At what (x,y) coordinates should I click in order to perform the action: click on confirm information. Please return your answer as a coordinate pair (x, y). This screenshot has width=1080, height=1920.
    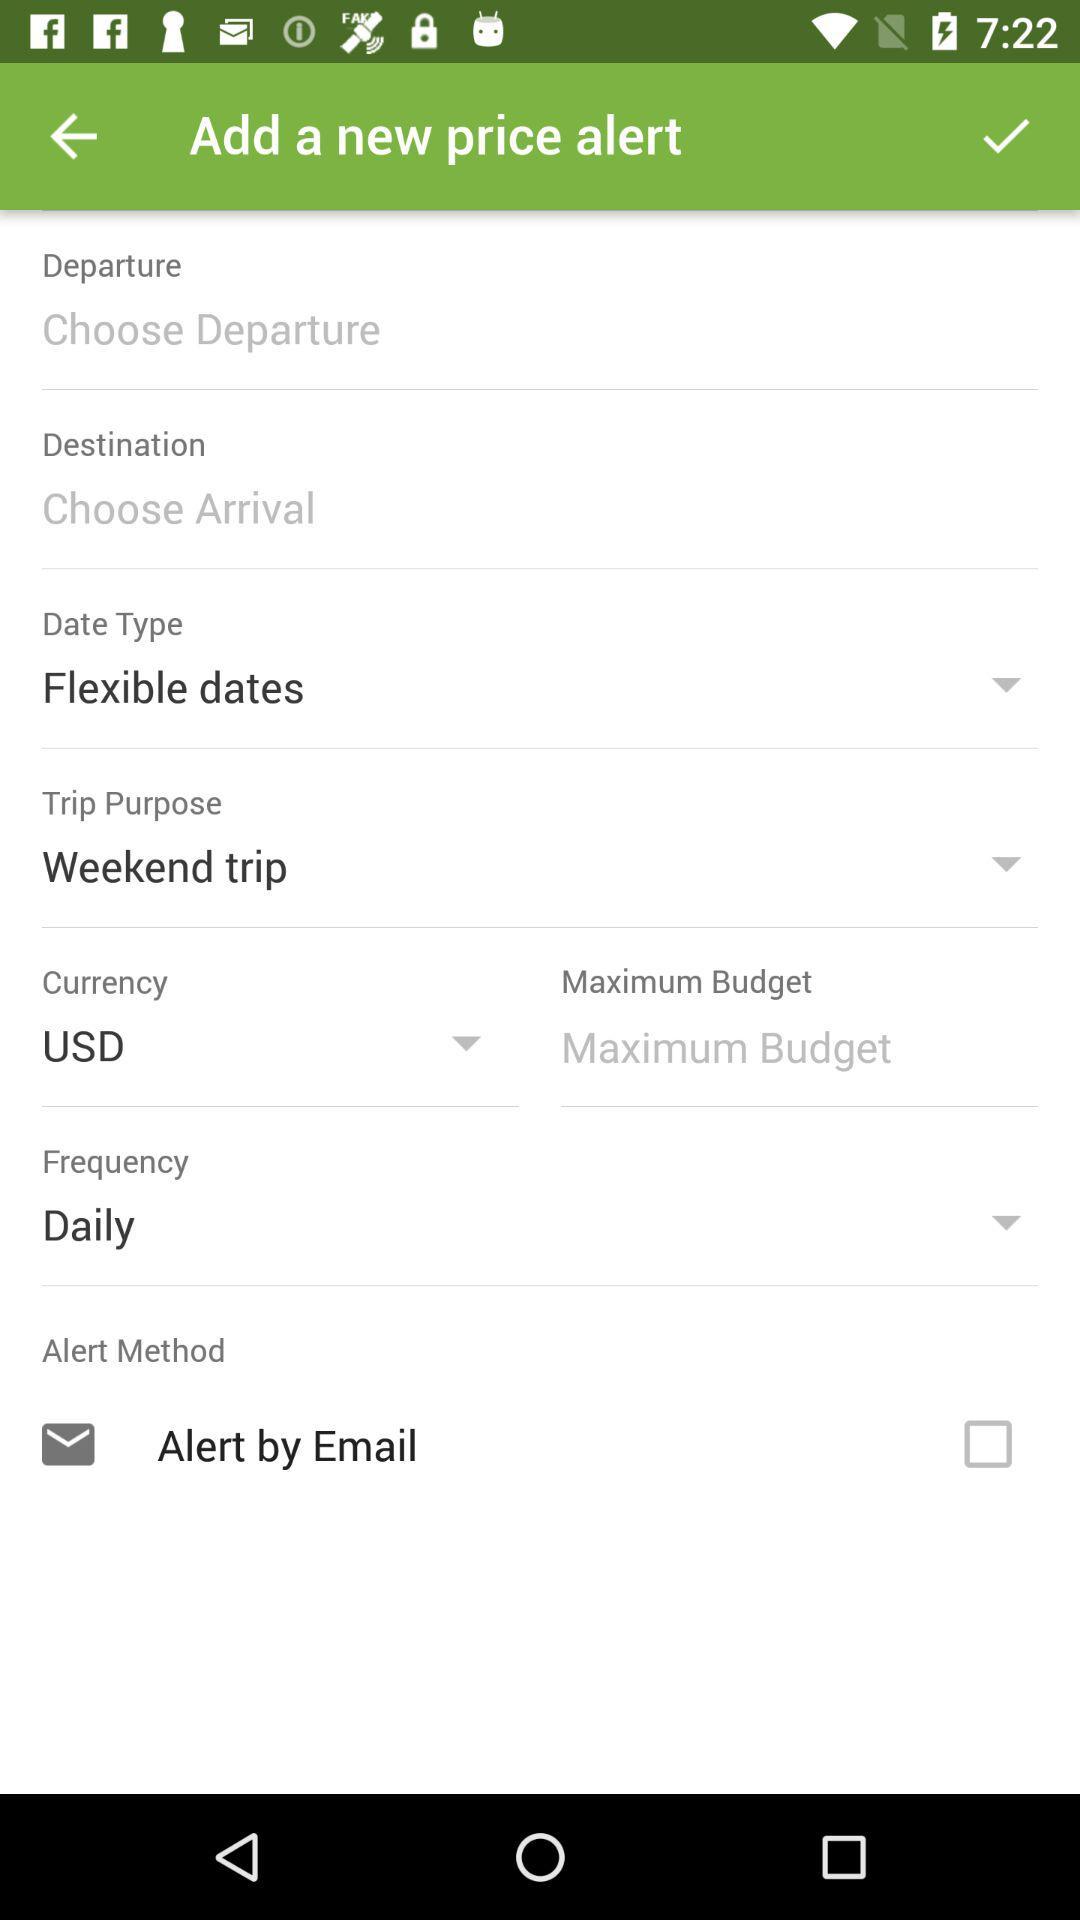
    Looking at the image, I should click on (1006, 135).